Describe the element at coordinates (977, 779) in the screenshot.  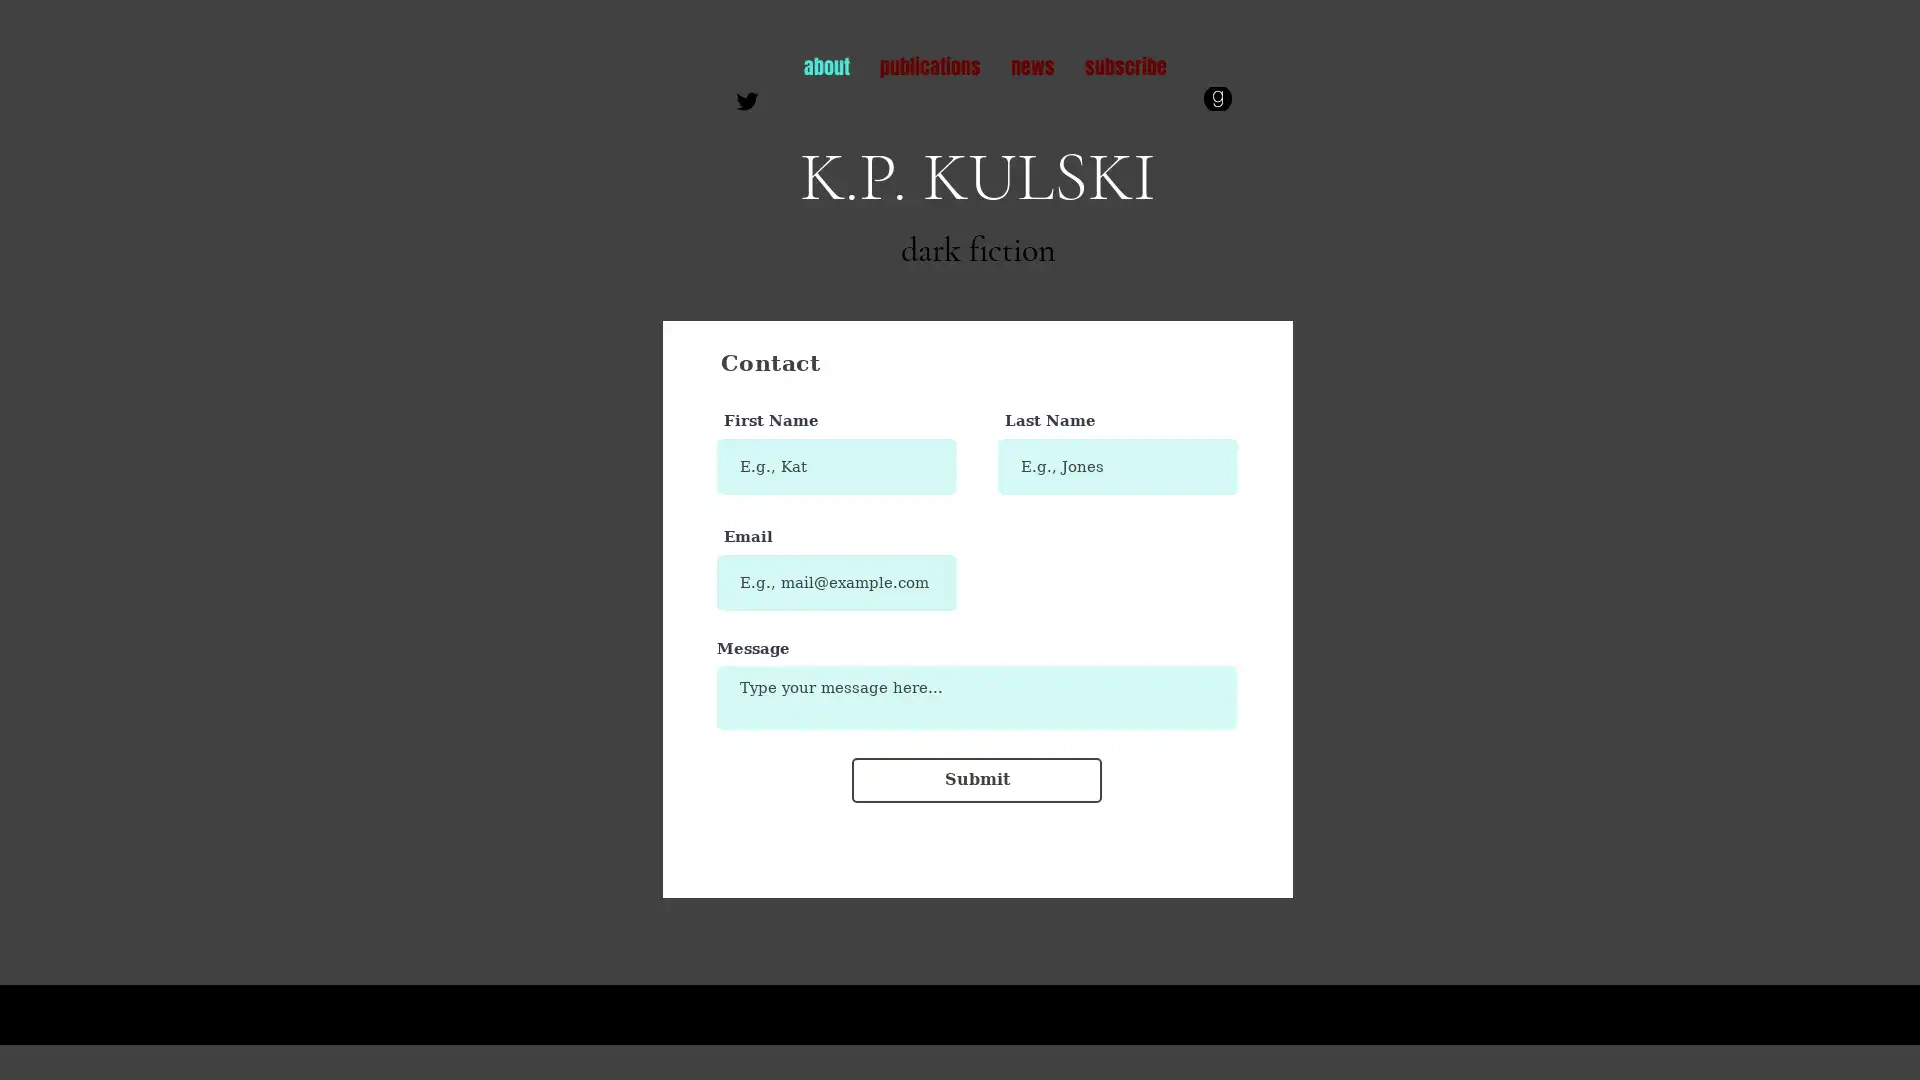
I see `Submit` at that location.